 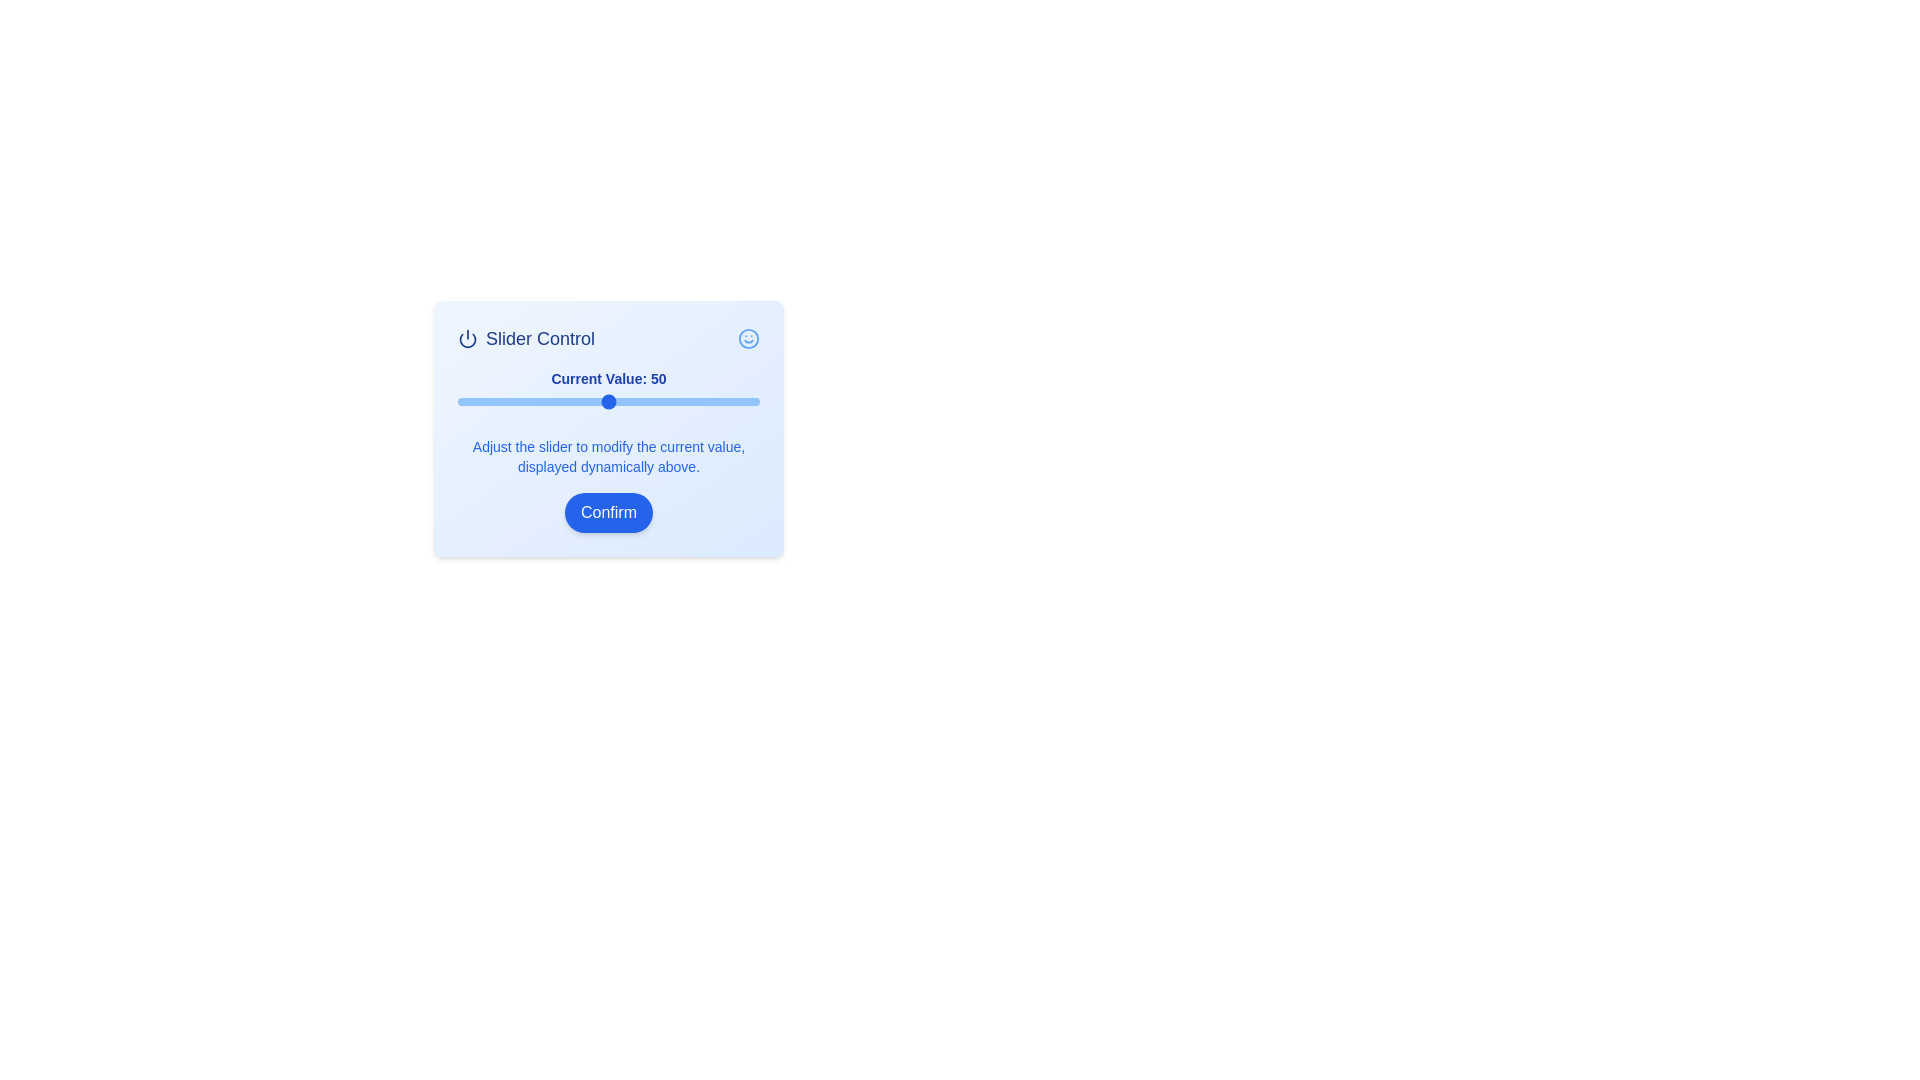 I want to click on the slider's value, so click(x=632, y=401).